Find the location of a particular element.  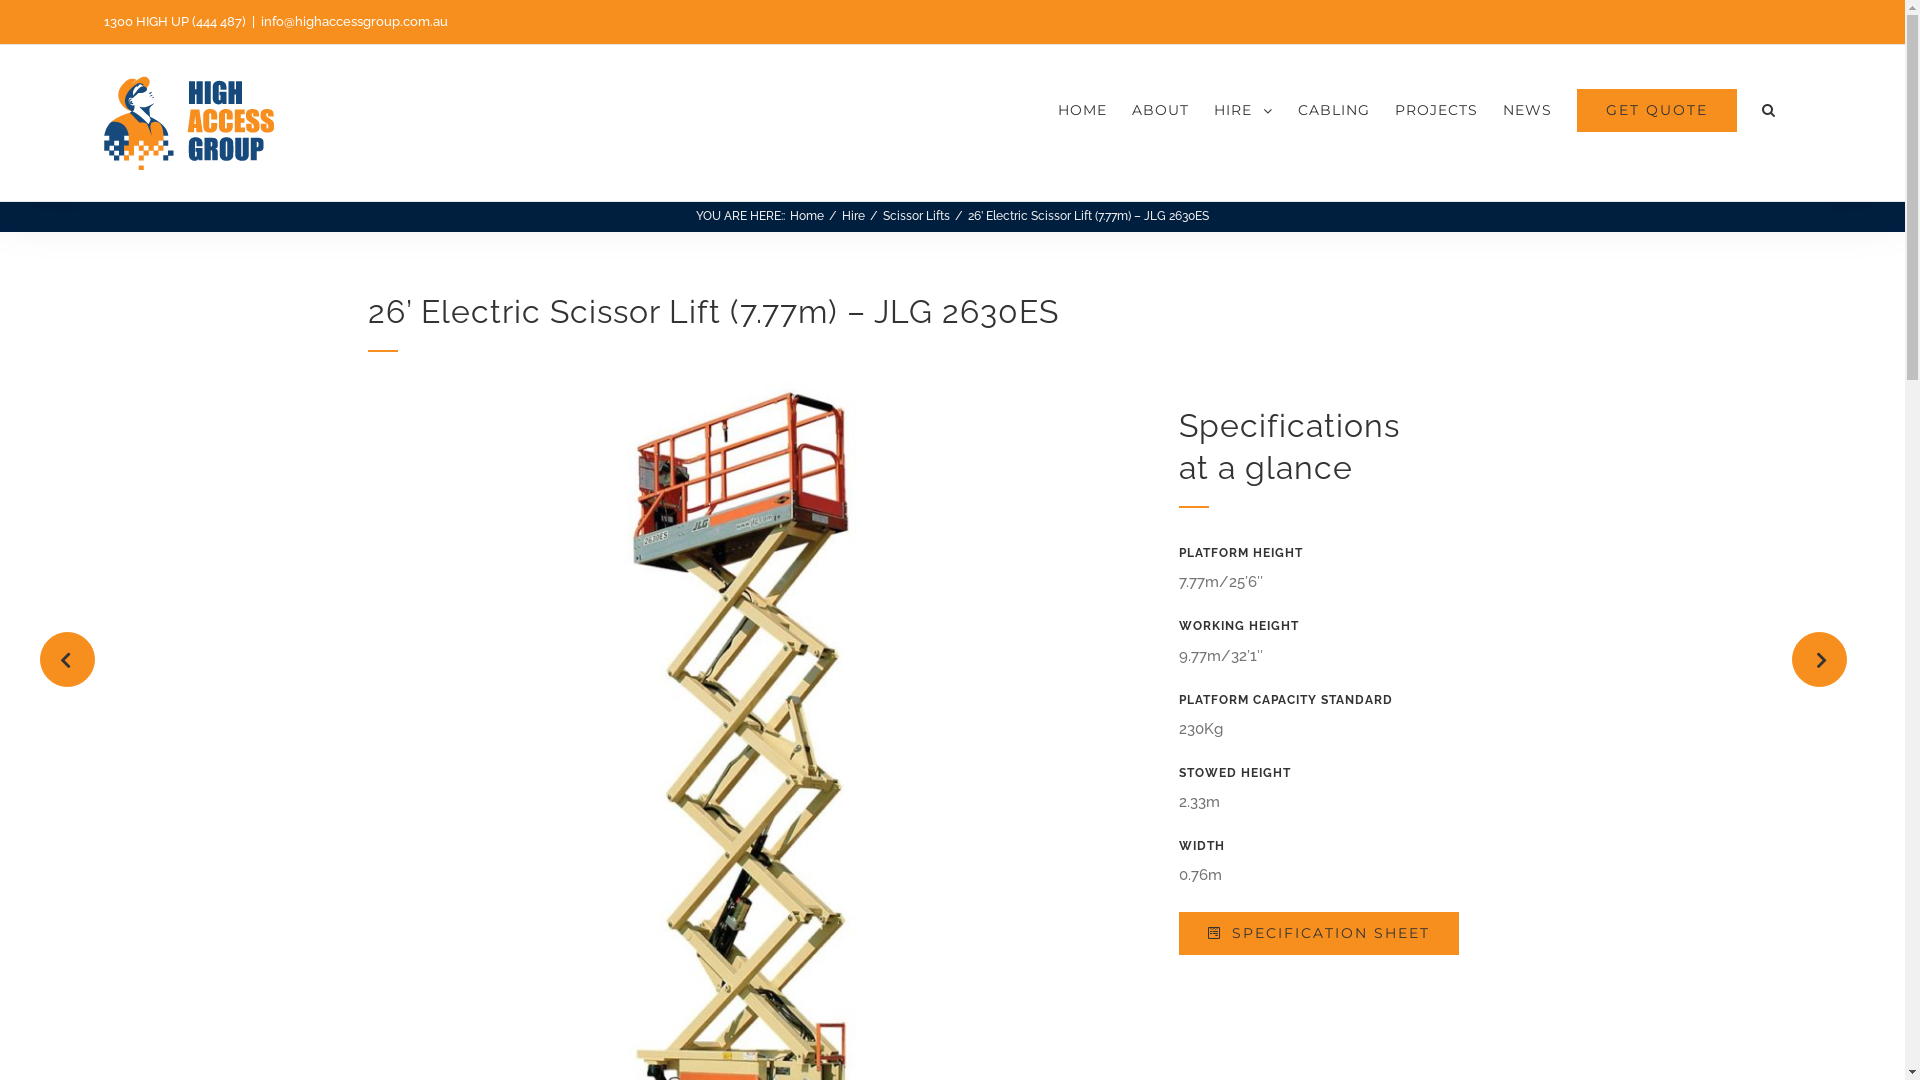

'info@highaccessgroup.com.au' is located at coordinates (354, 21).